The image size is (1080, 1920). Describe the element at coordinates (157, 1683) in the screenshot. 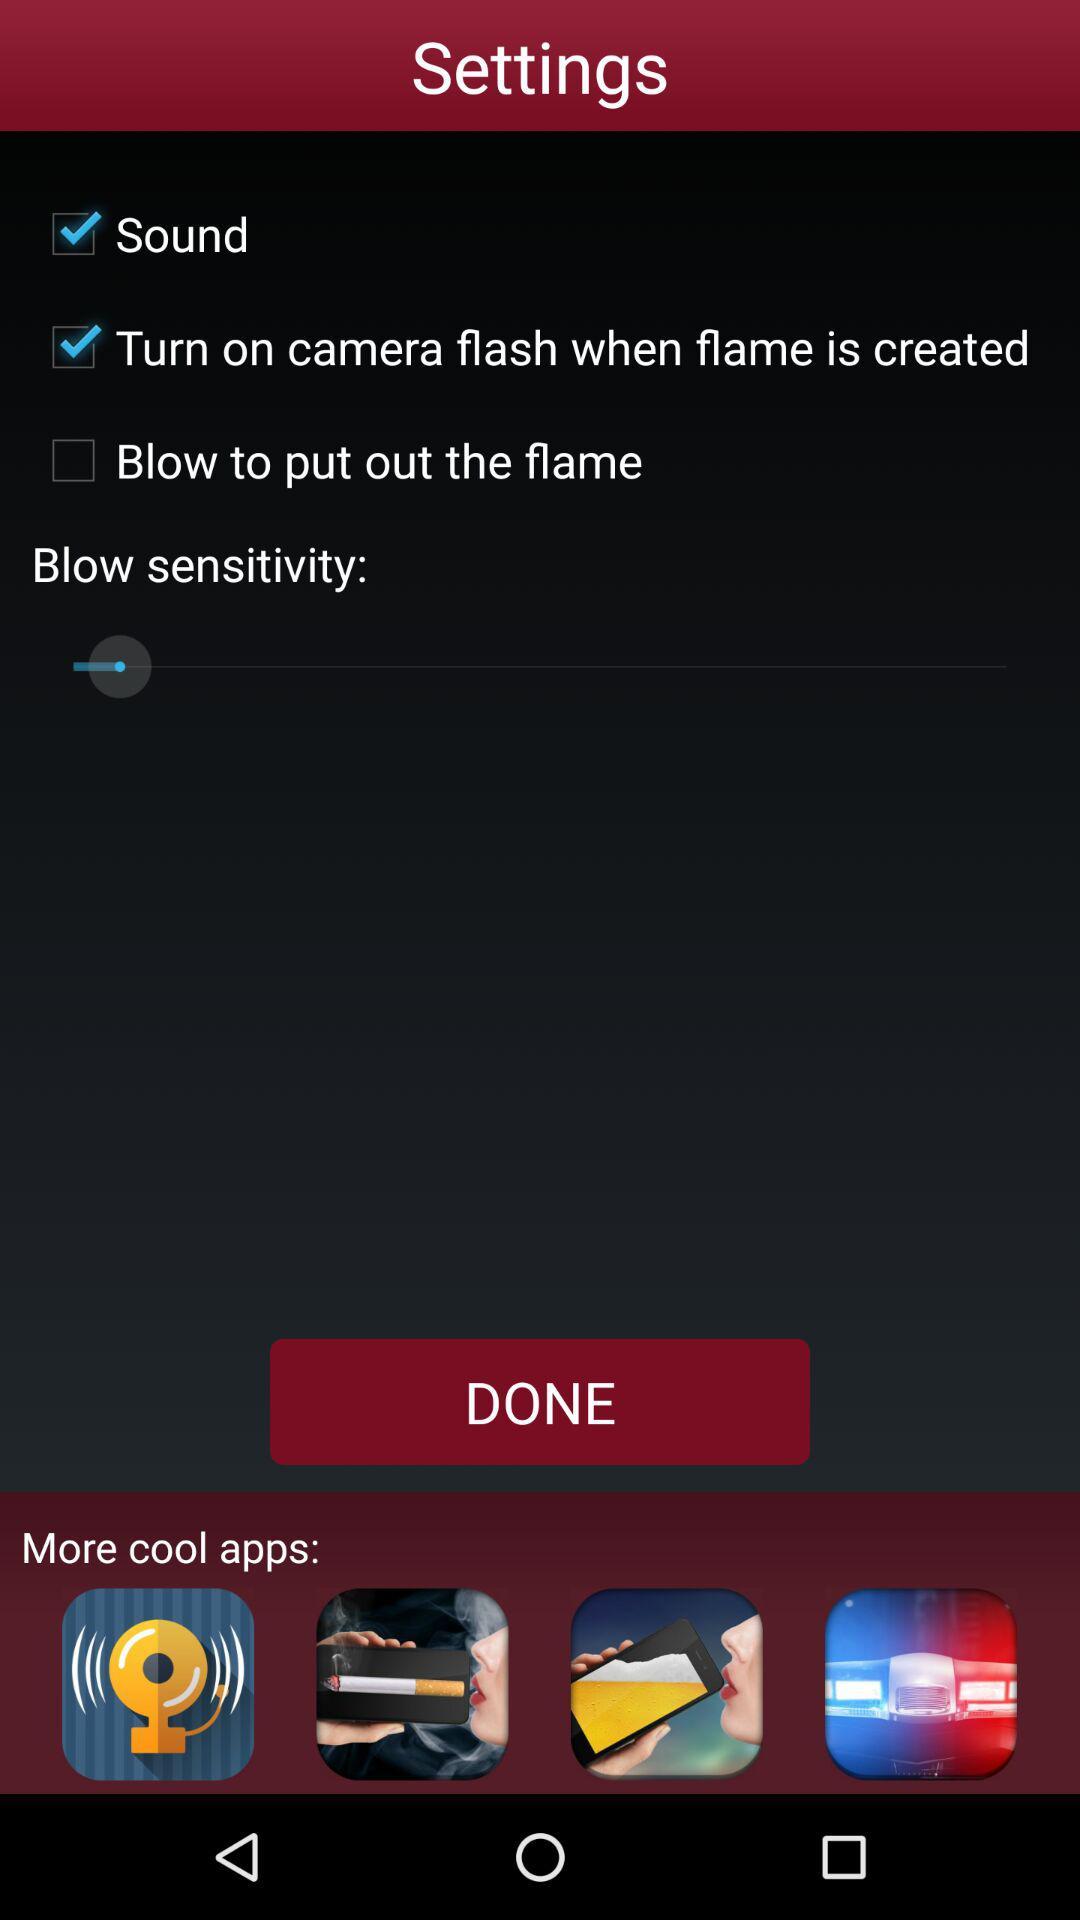

I see `the first image in the more cool apps` at that location.